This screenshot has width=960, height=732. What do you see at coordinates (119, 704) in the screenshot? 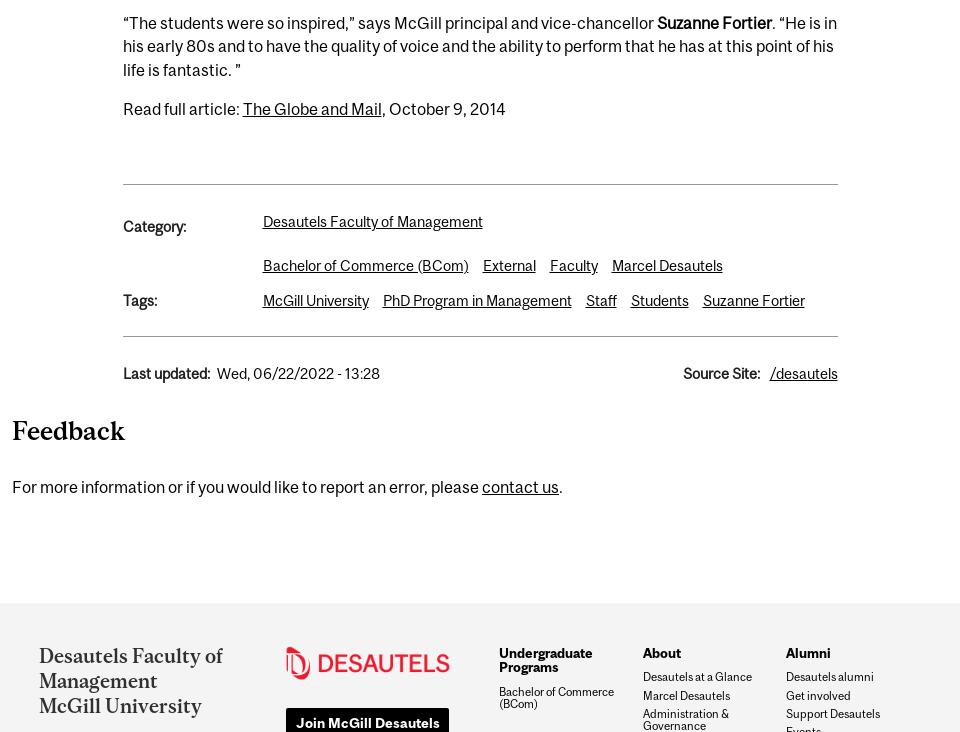
I see `'McGill University'` at bounding box center [119, 704].